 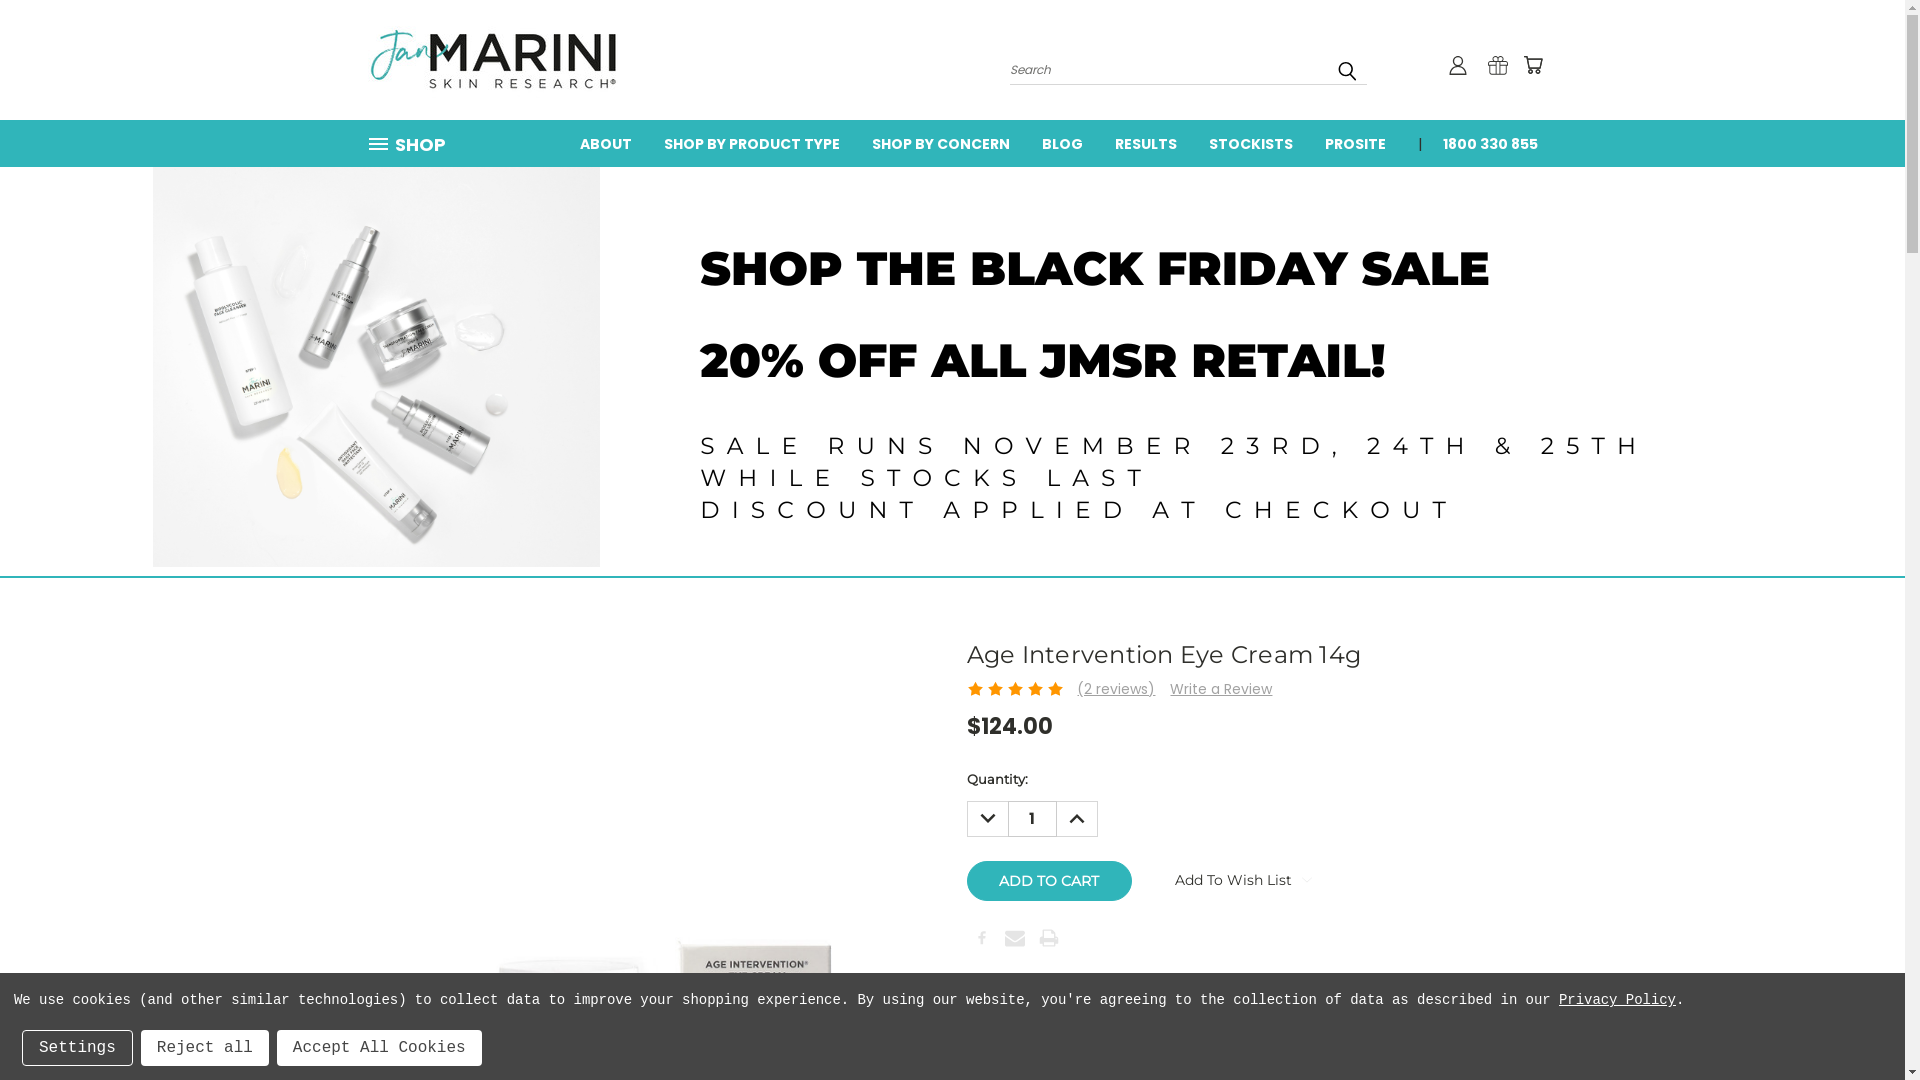 I want to click on 'Gift Certificates', so click(x=1497, y=64).